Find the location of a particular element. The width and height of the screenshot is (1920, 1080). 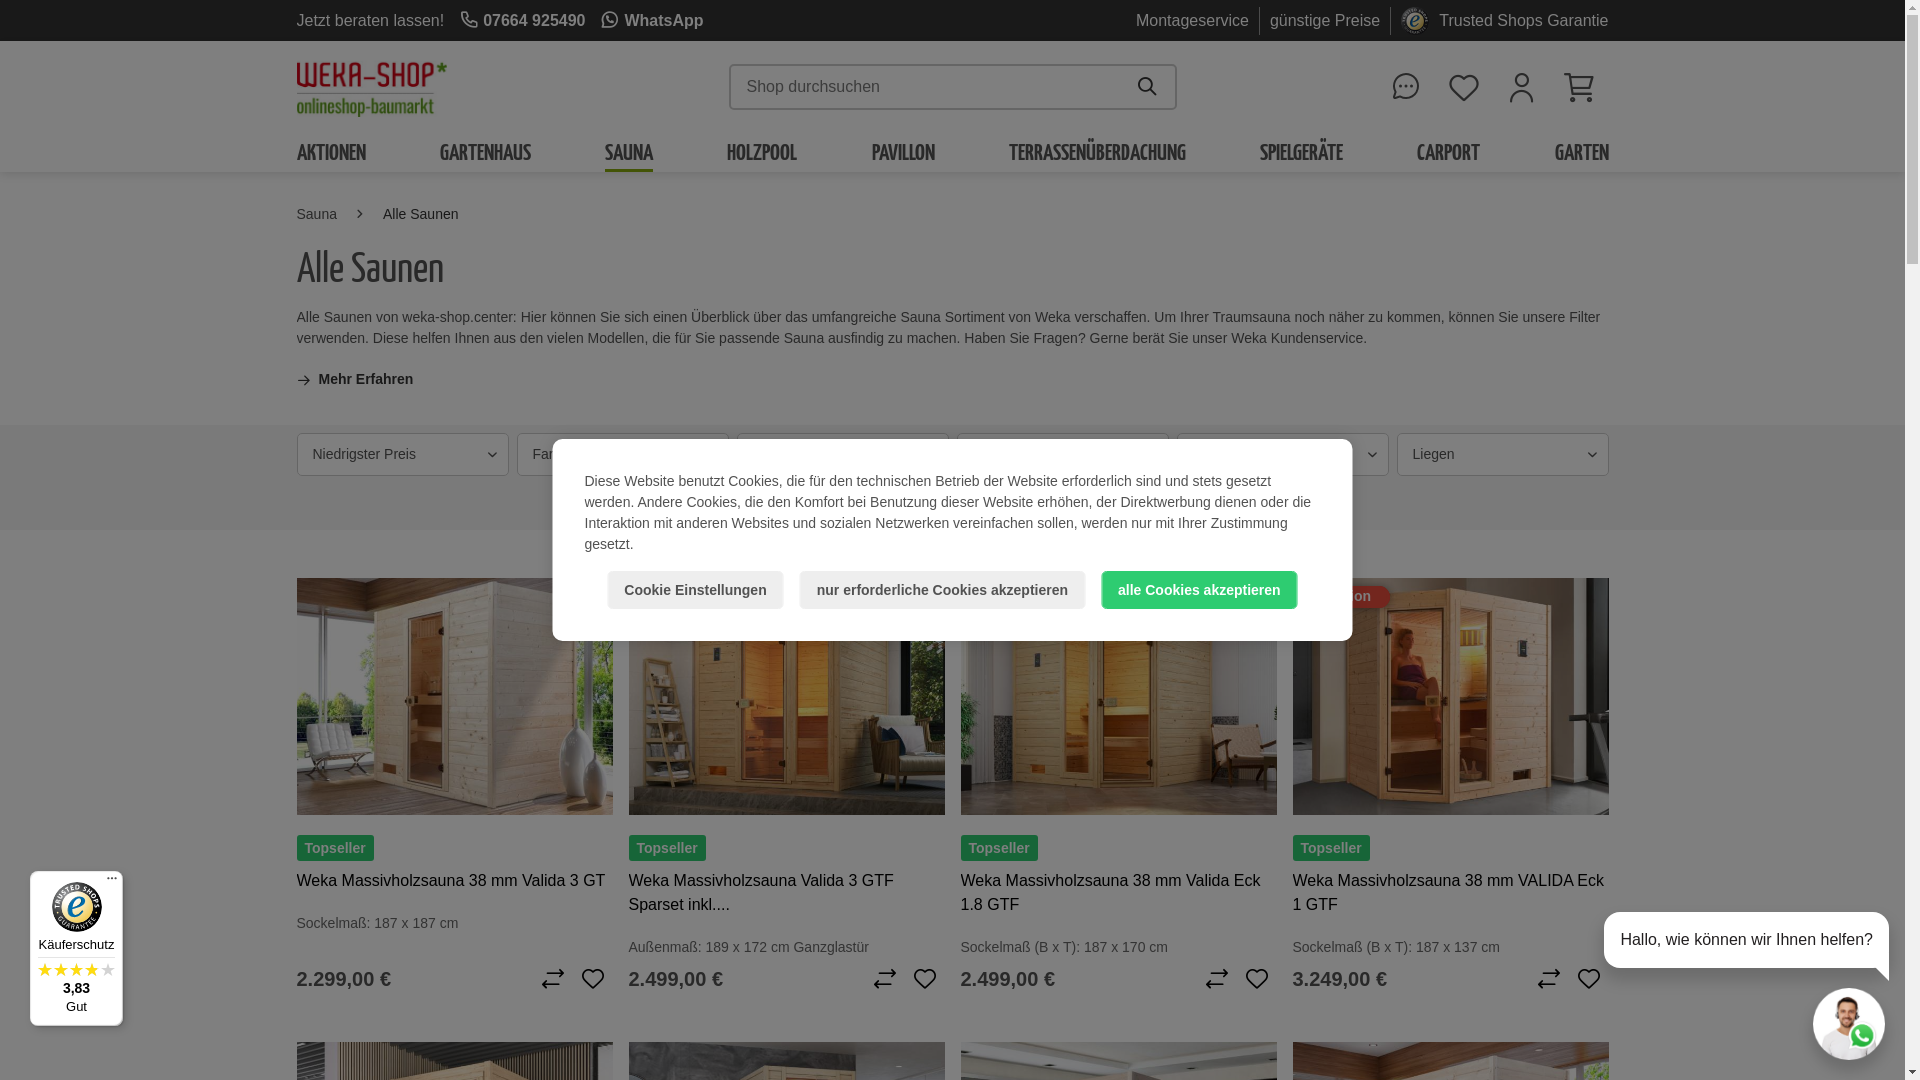

'Sauna' is located at coordinates (315, 214).